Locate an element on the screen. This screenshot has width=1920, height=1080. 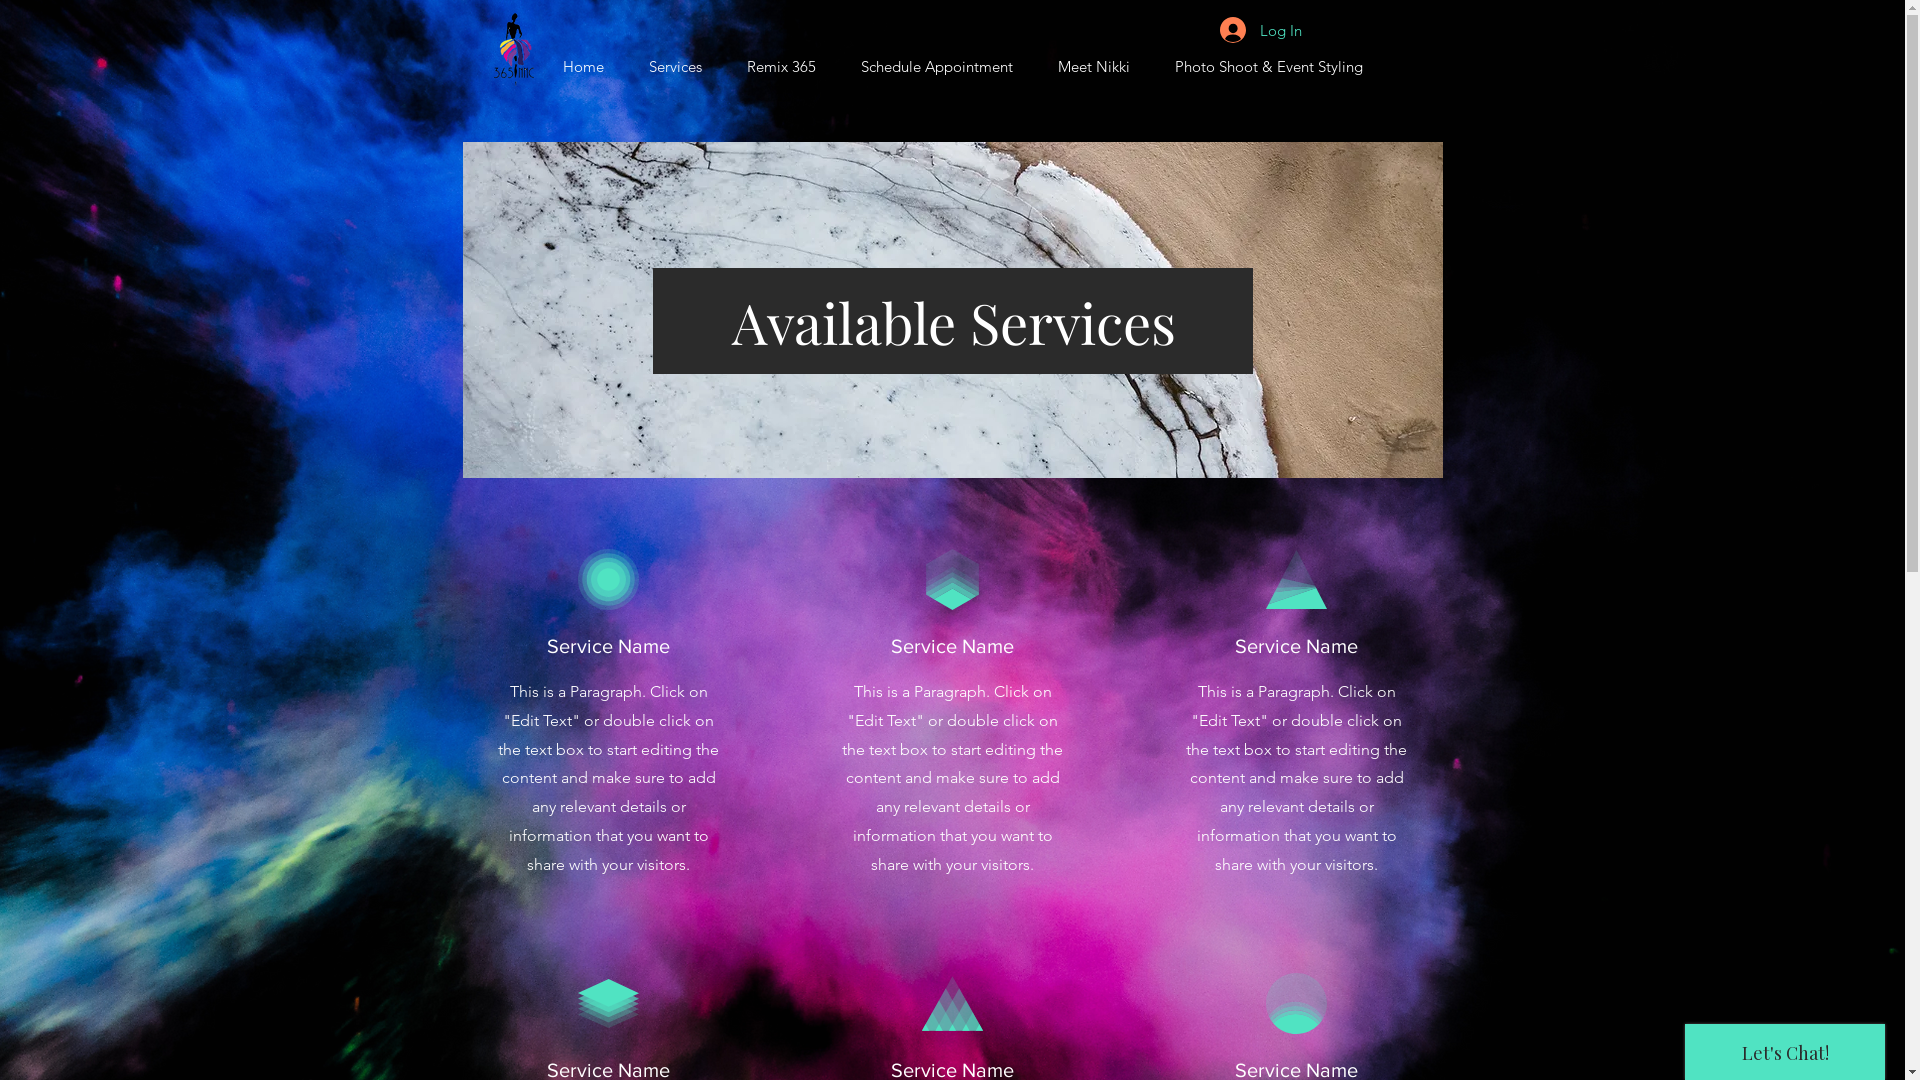
'Services' is located at coordinates (675, 56).